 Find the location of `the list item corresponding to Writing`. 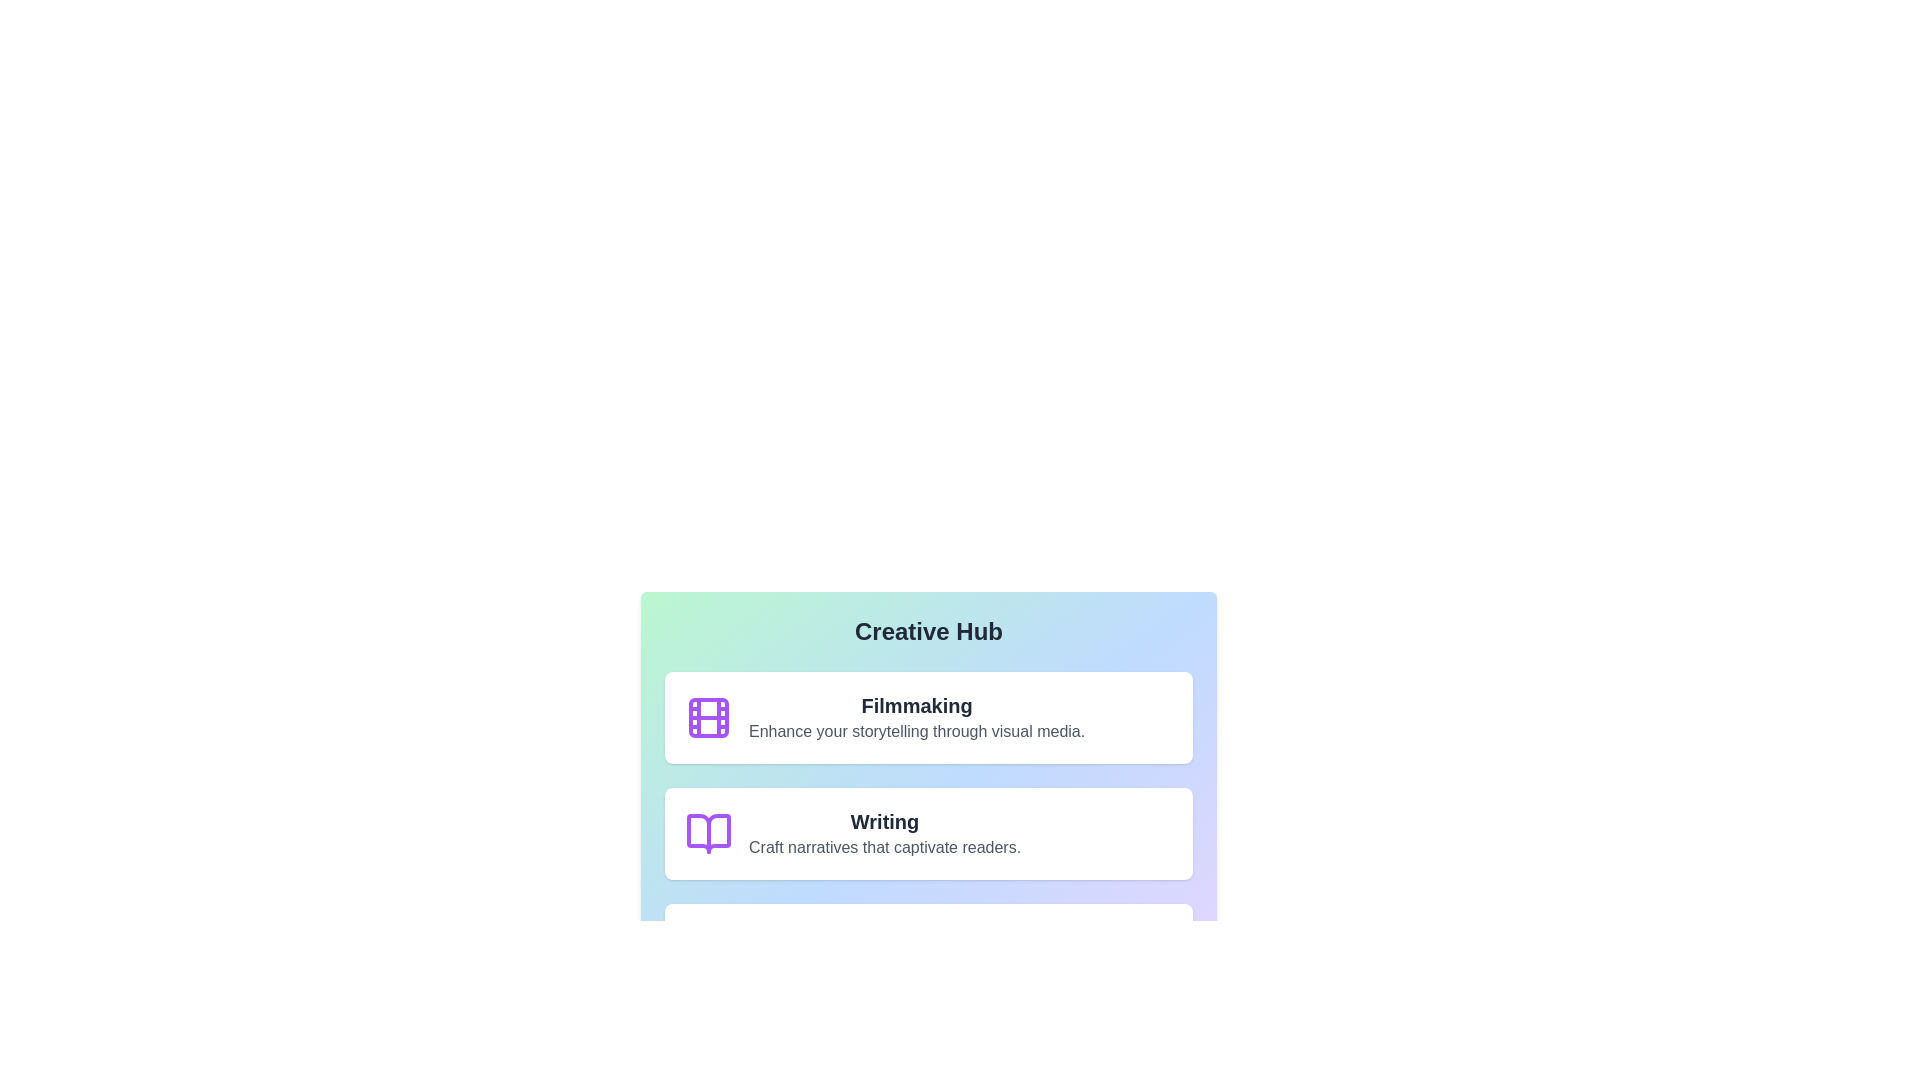

the list item corresponding to Writing is located at coordinates (928, 833).